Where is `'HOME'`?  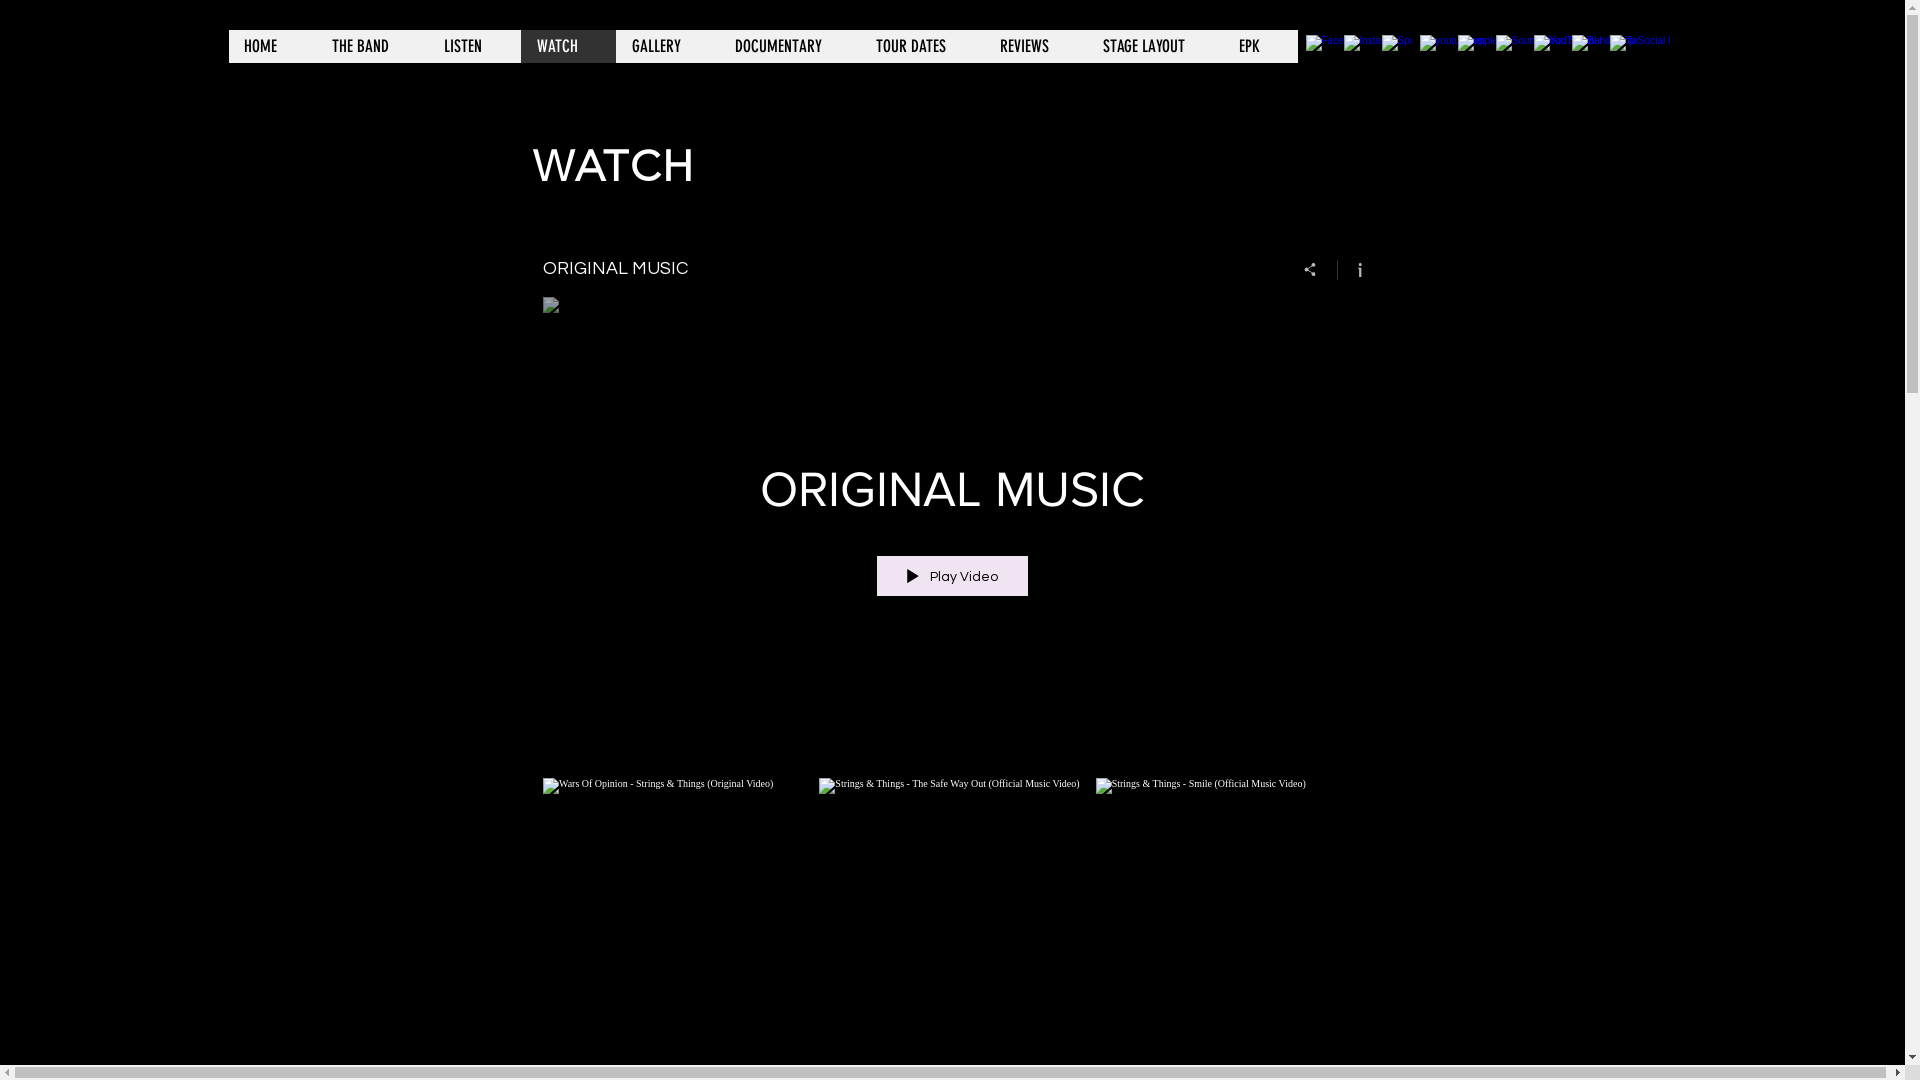 'HOME' is located at coordinates (270, 45).